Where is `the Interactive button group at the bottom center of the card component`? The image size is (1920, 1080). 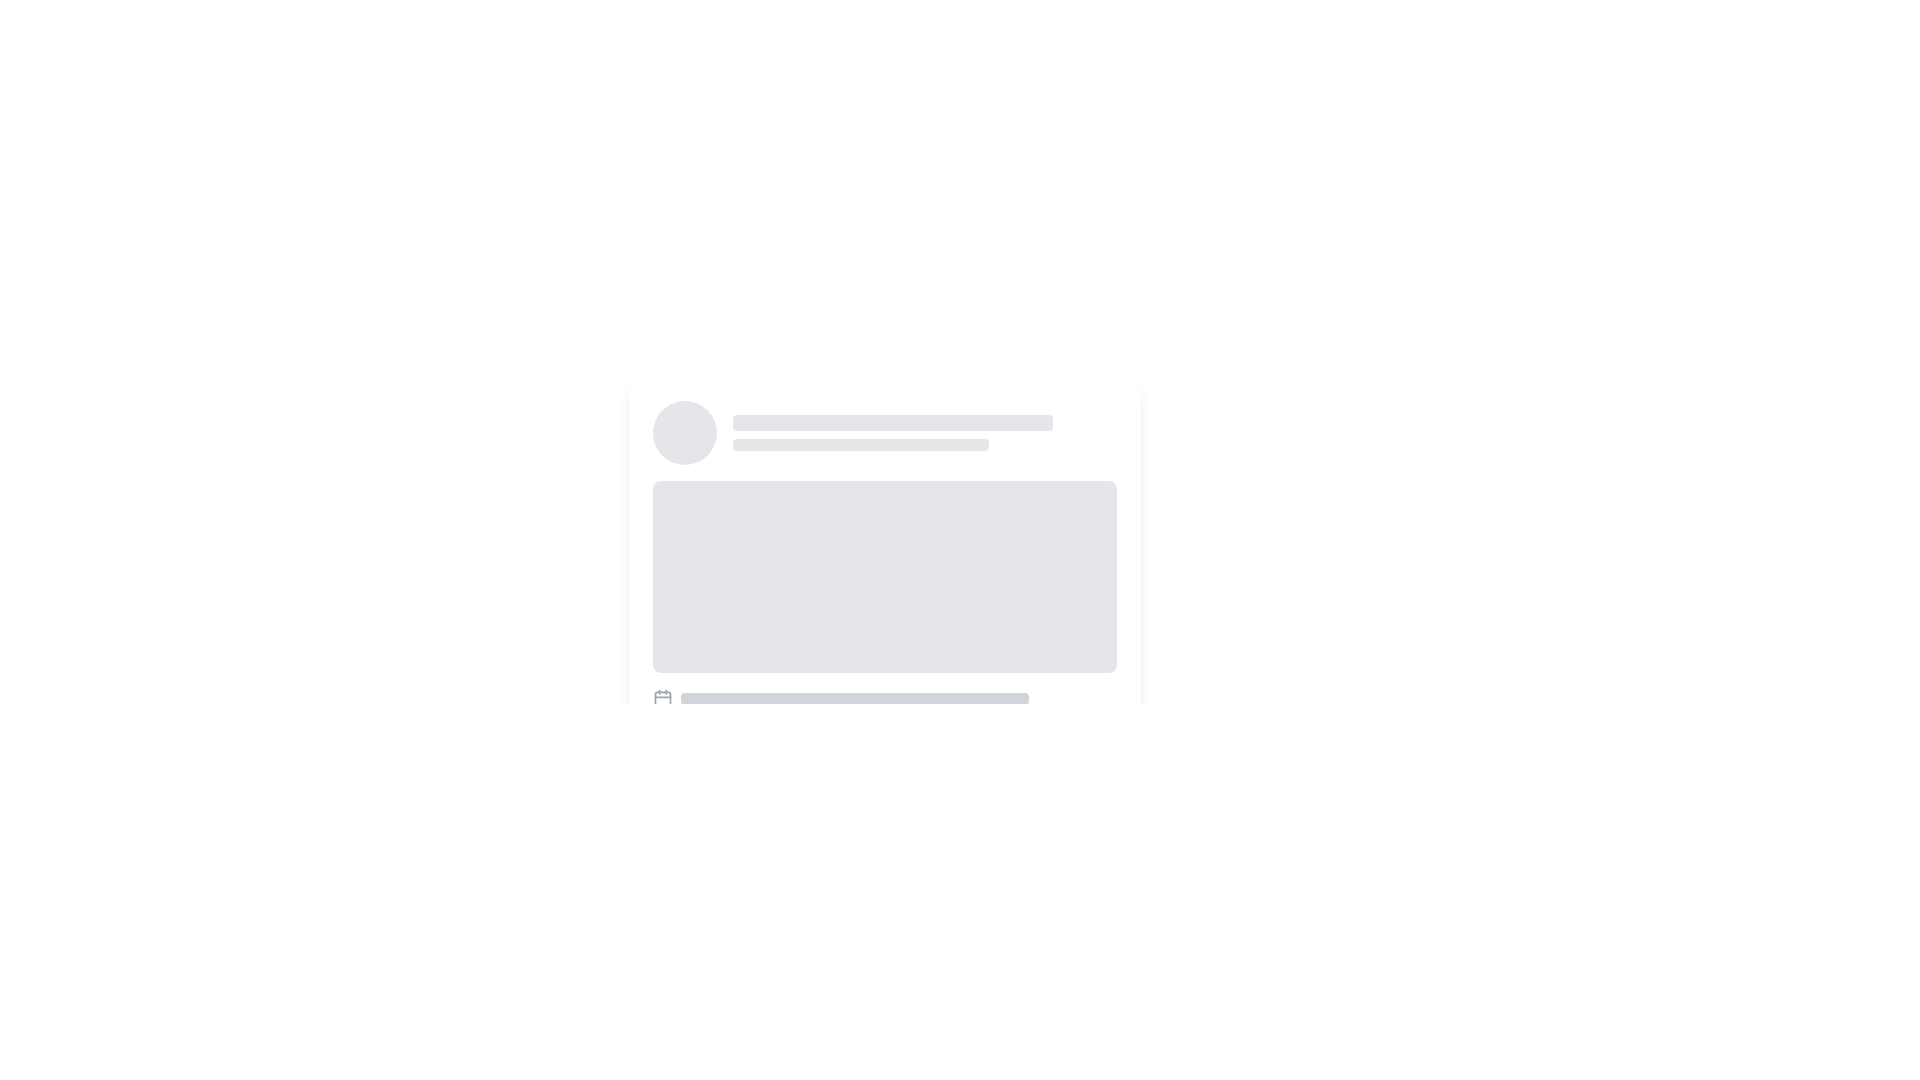
the Interactive button group at the bottom center of the card component is located at coordinates (883, 817).